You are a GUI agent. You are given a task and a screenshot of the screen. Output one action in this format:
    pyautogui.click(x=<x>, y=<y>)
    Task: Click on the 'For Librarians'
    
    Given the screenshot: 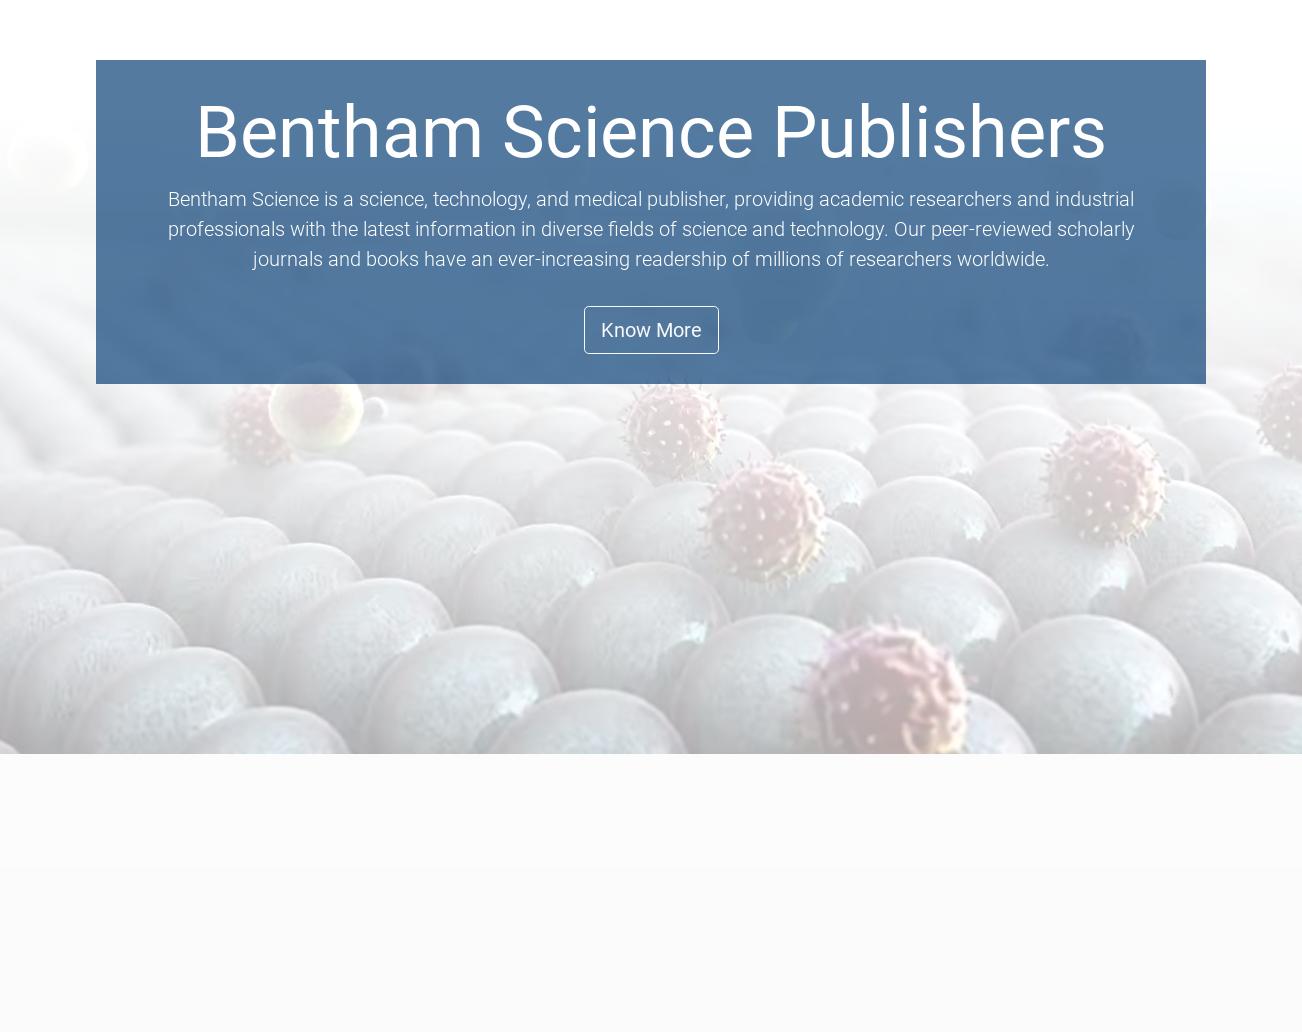 What is the action you would take?
    pyautogui.click(x=846, y=88)
    